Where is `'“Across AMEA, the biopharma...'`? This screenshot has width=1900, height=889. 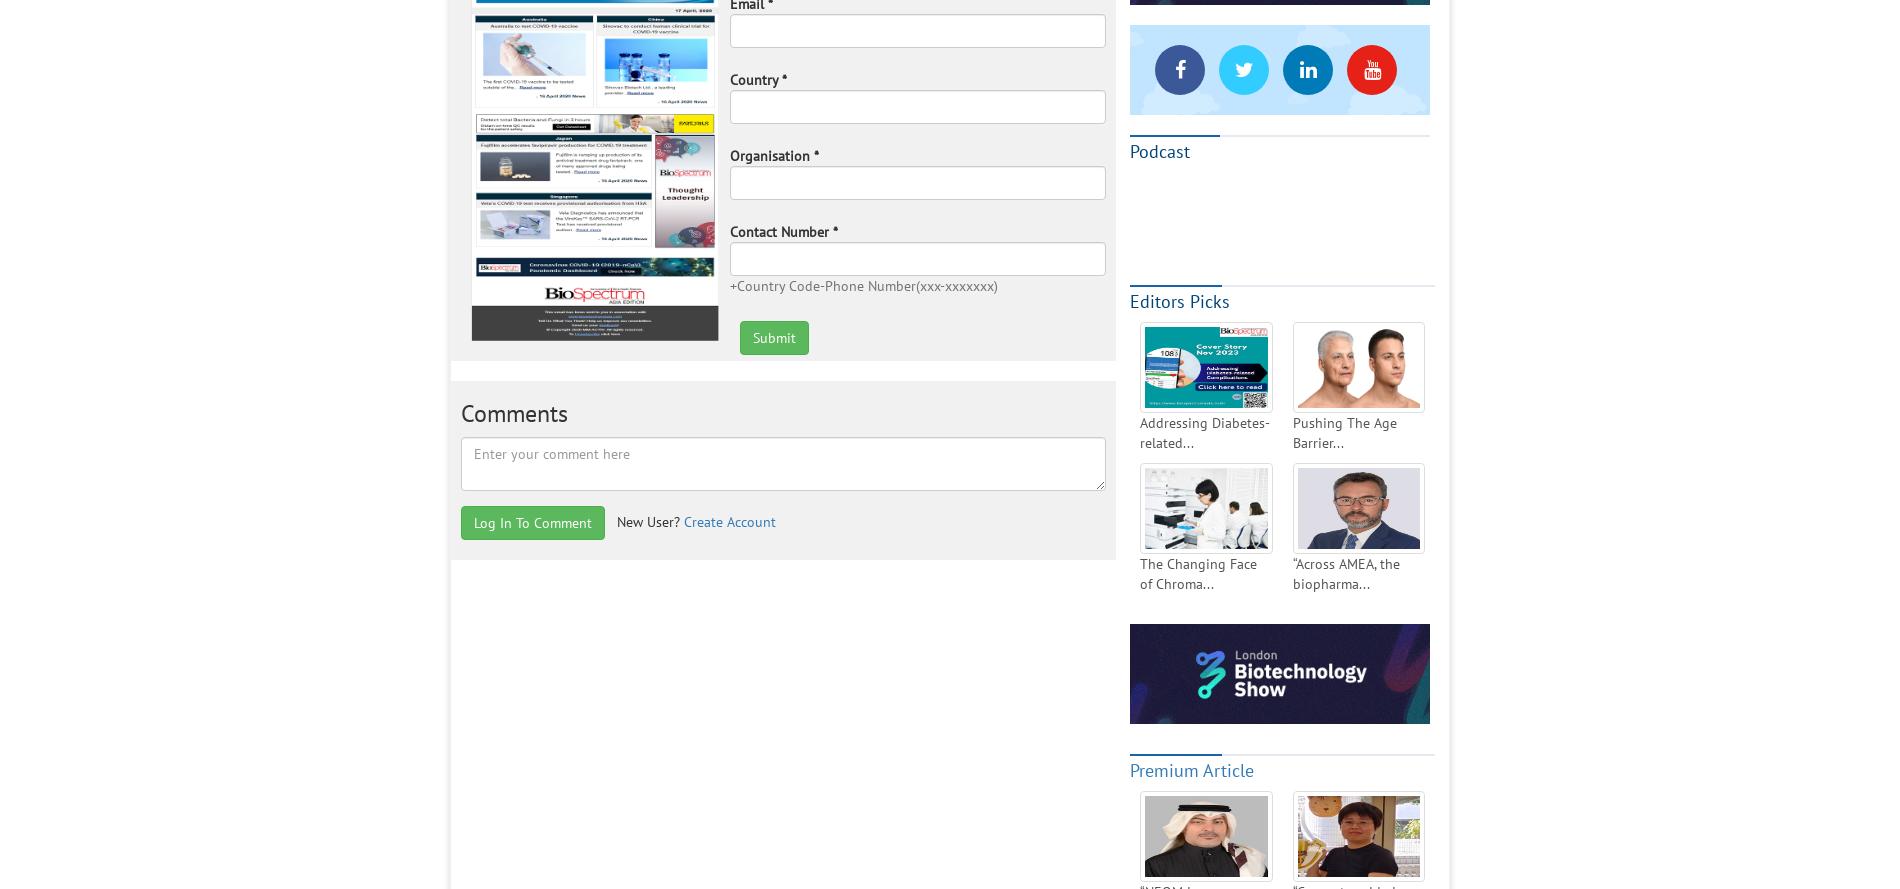
'“Across AMEA, the biopharma...' is located at coordinates (1344, 572).